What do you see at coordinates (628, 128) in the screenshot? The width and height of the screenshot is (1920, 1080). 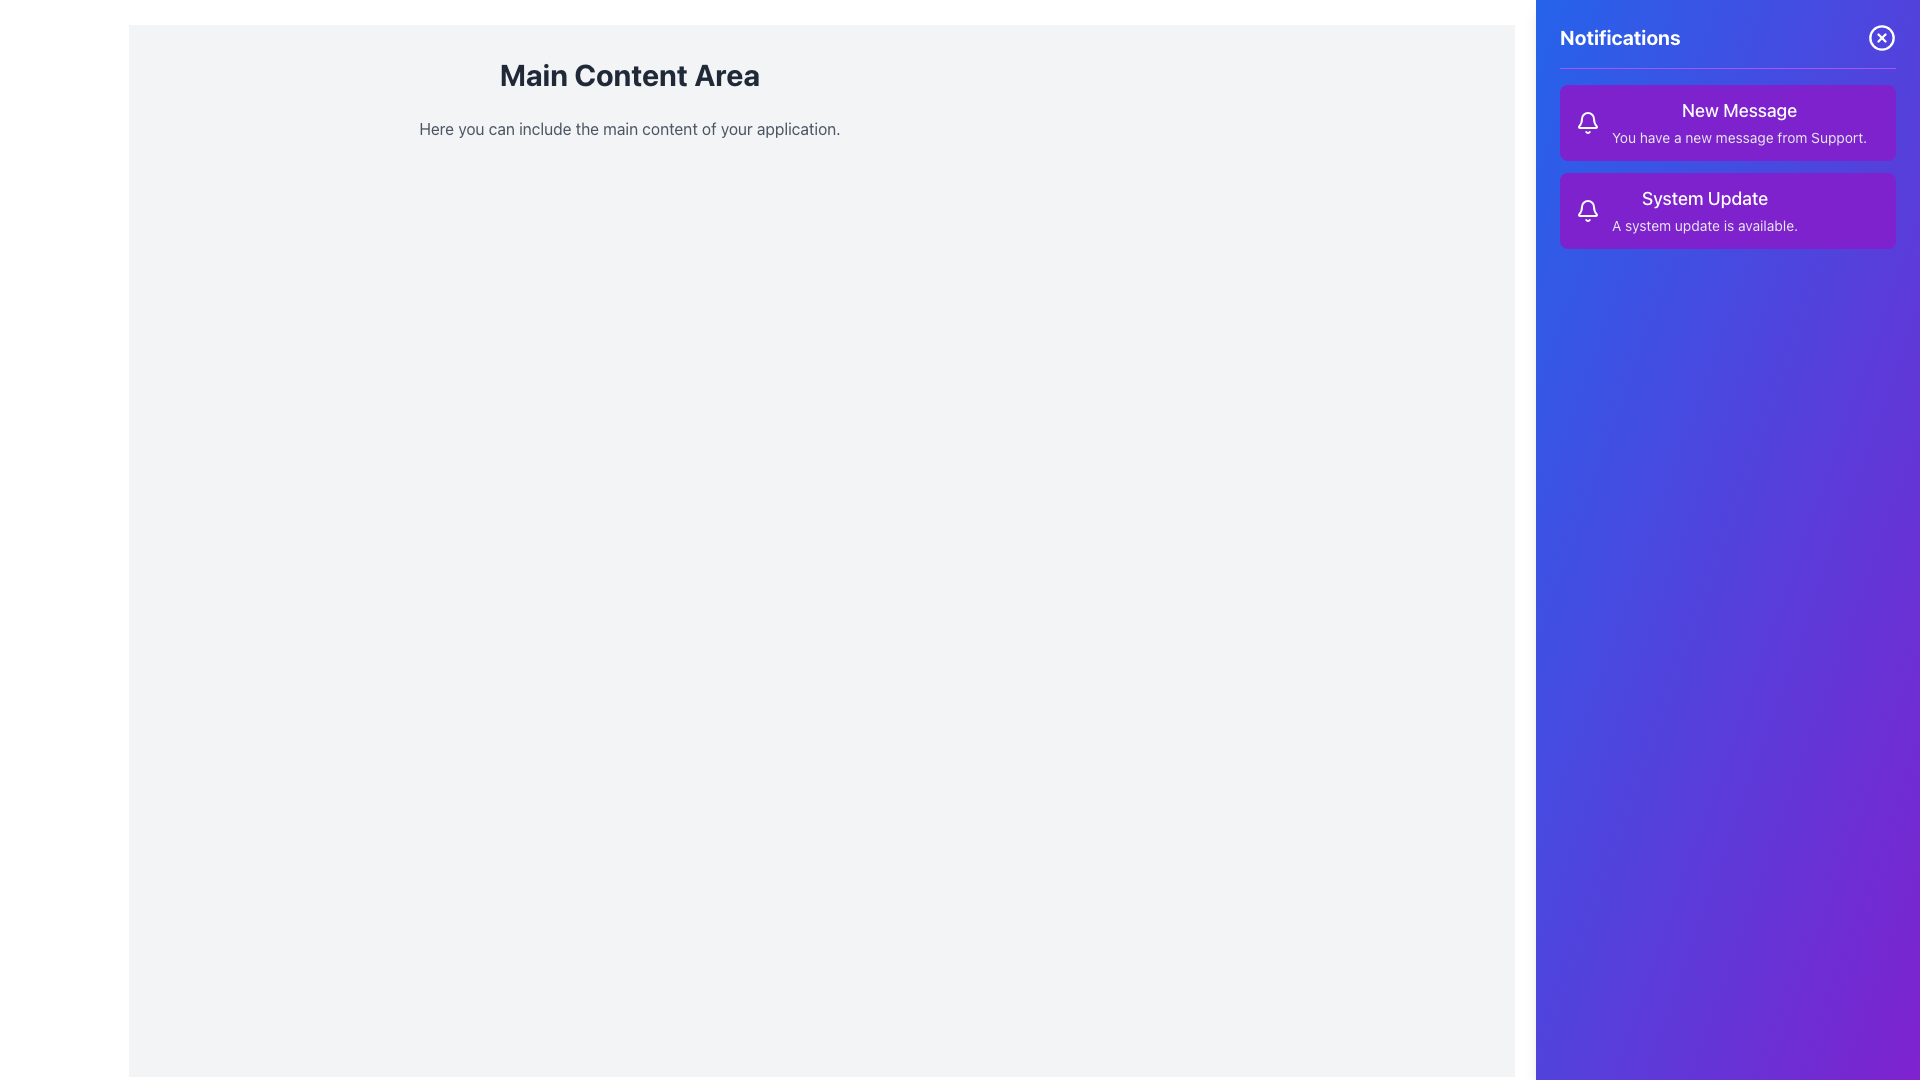 I see `the text block that reads 'Here you can include the main content of your application.' which is styled with a light gray color and positioned below the 'Main Content Area' header` at bounding box center [628, 128].